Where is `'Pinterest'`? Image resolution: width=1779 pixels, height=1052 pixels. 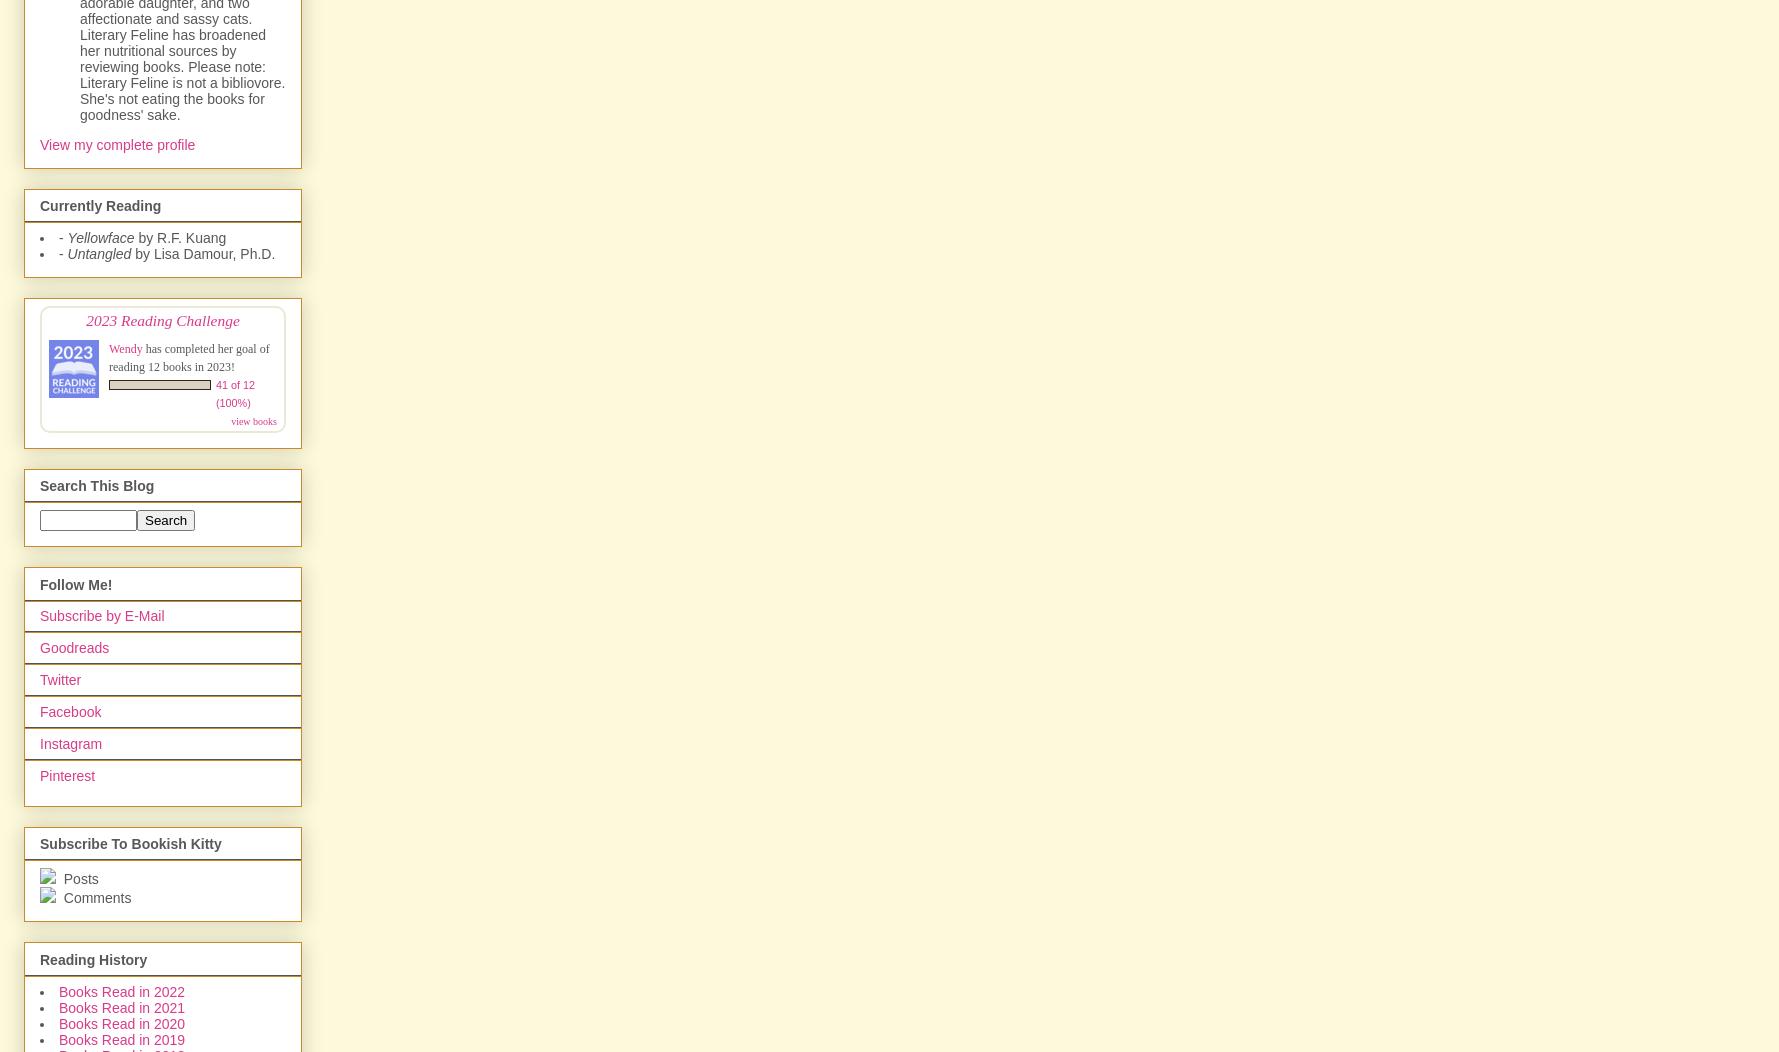 'Pinterest' is located at coordinates (67, 774).